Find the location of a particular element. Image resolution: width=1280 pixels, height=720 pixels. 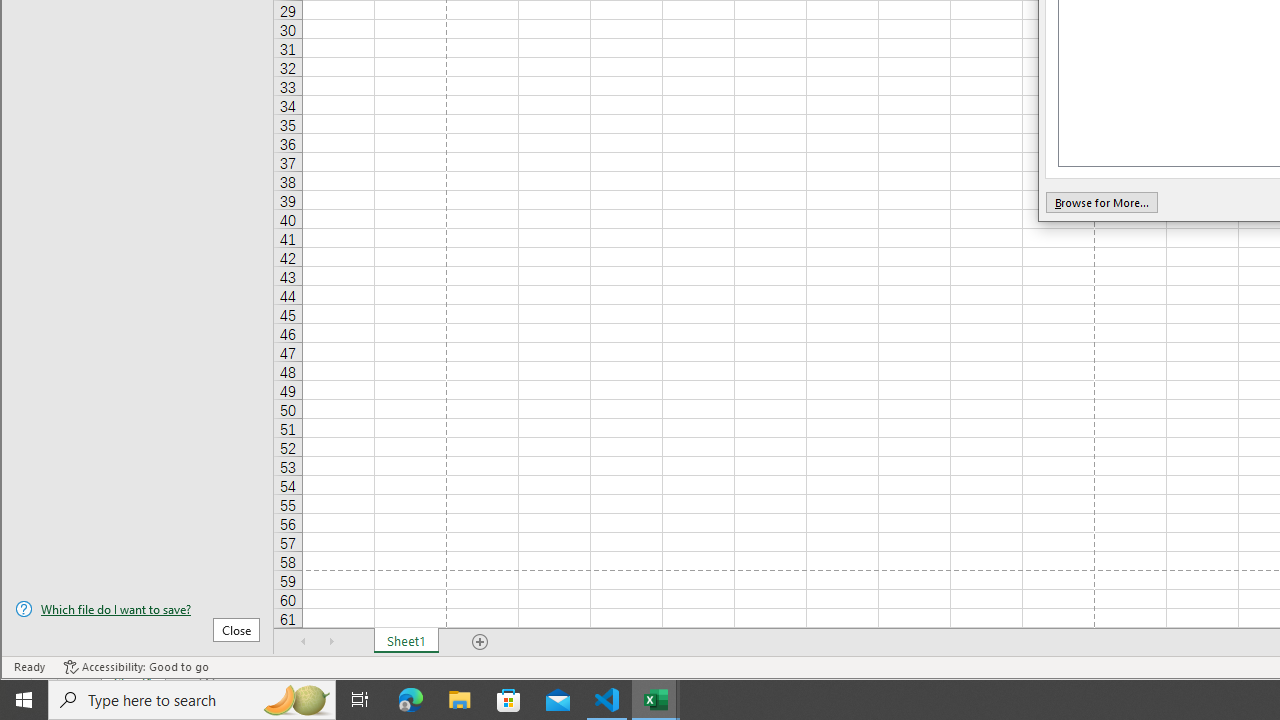

'Scroll Left' is located at coordinates (303, 641).